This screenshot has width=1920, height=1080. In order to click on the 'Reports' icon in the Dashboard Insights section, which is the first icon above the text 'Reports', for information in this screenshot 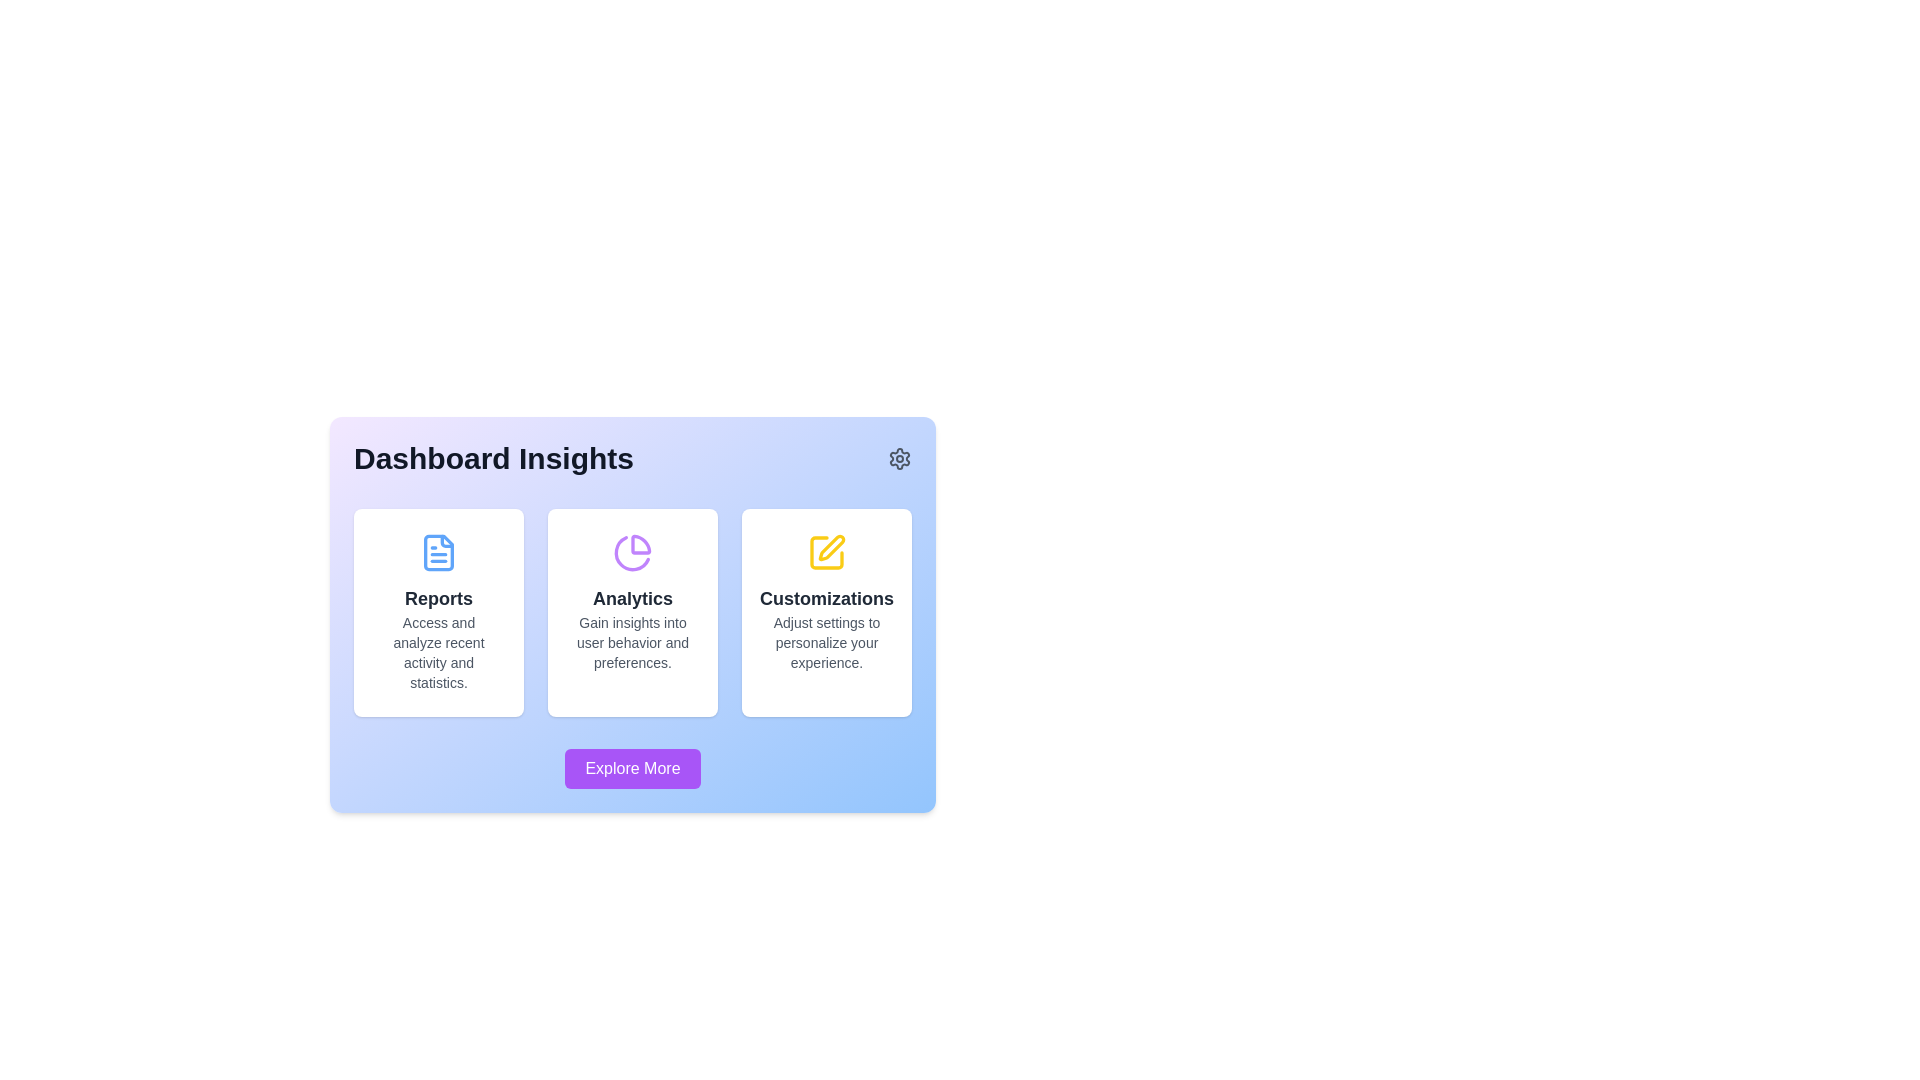, I will do `click(437, 552)`.